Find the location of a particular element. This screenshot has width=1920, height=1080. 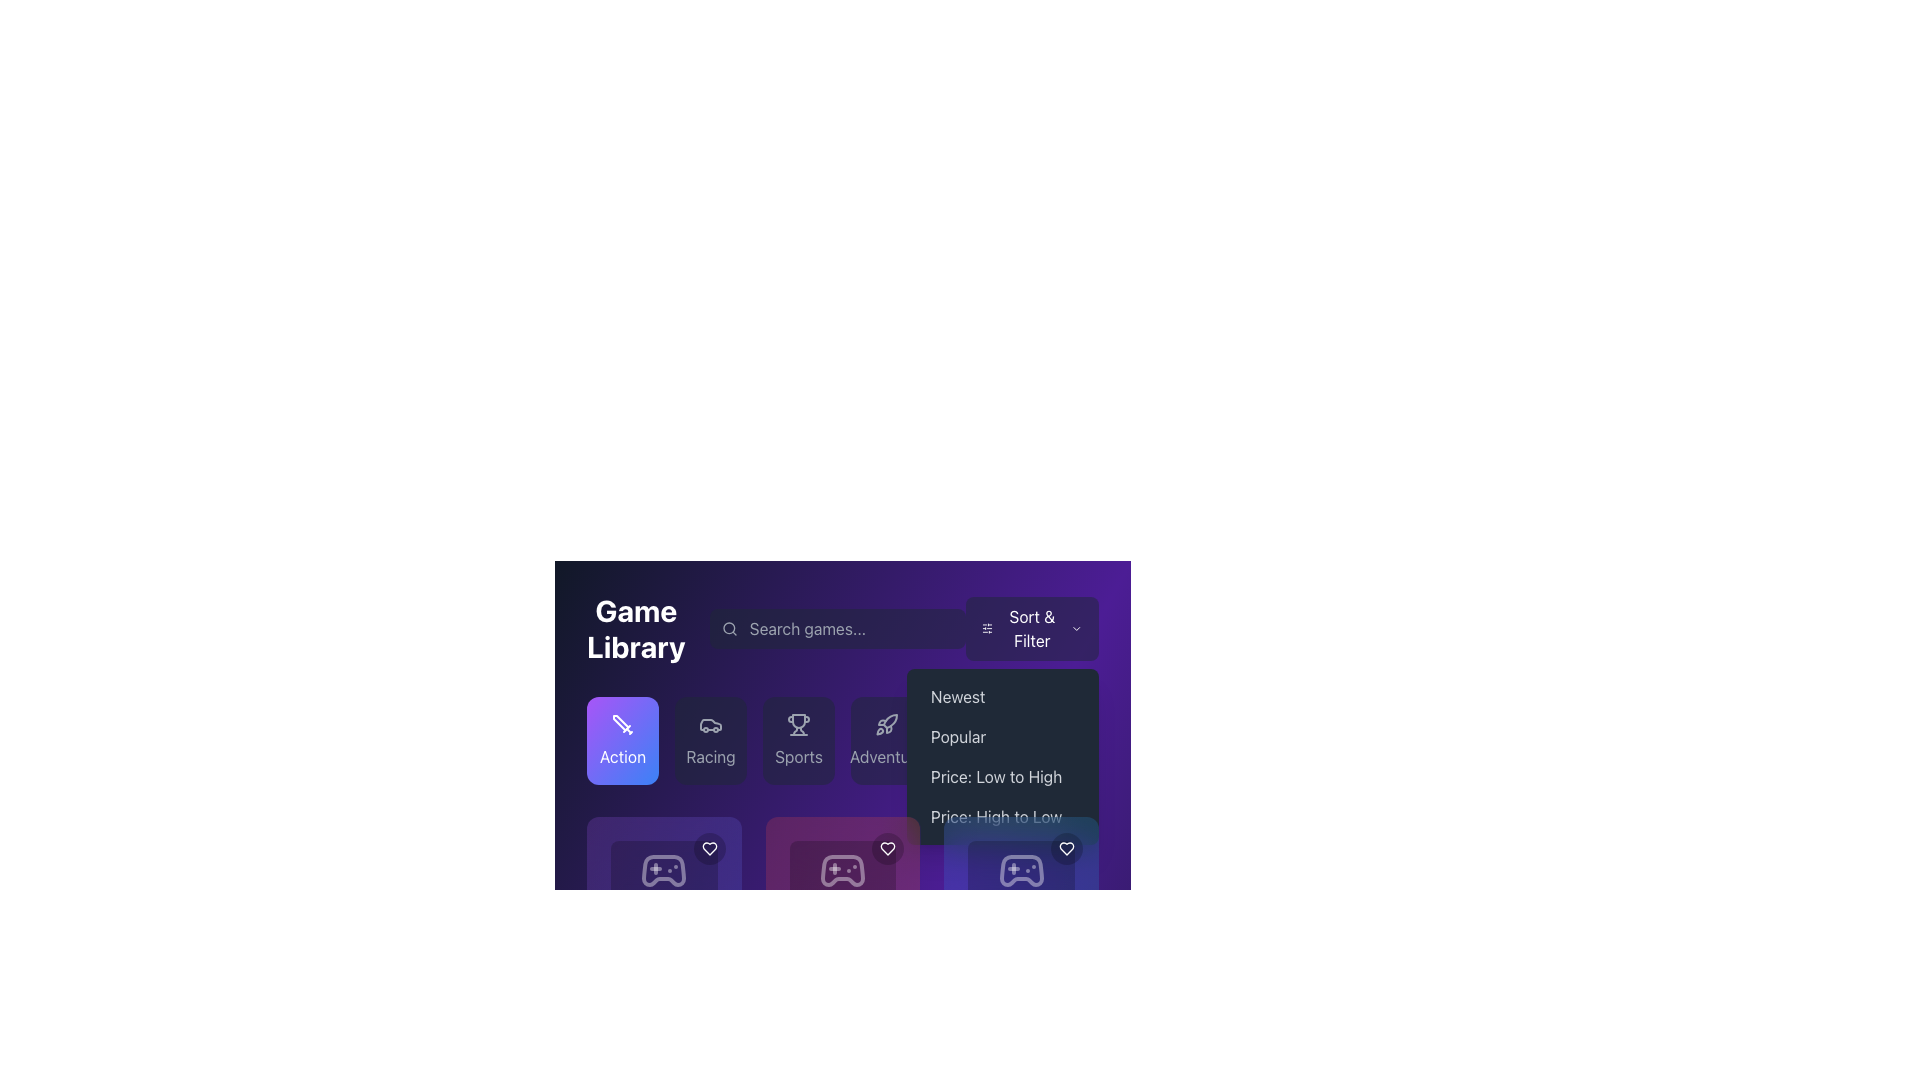

the gaming category icon located in the second row, second column of the grid in the 'Game Library' section is located at coordinates (843, 870).